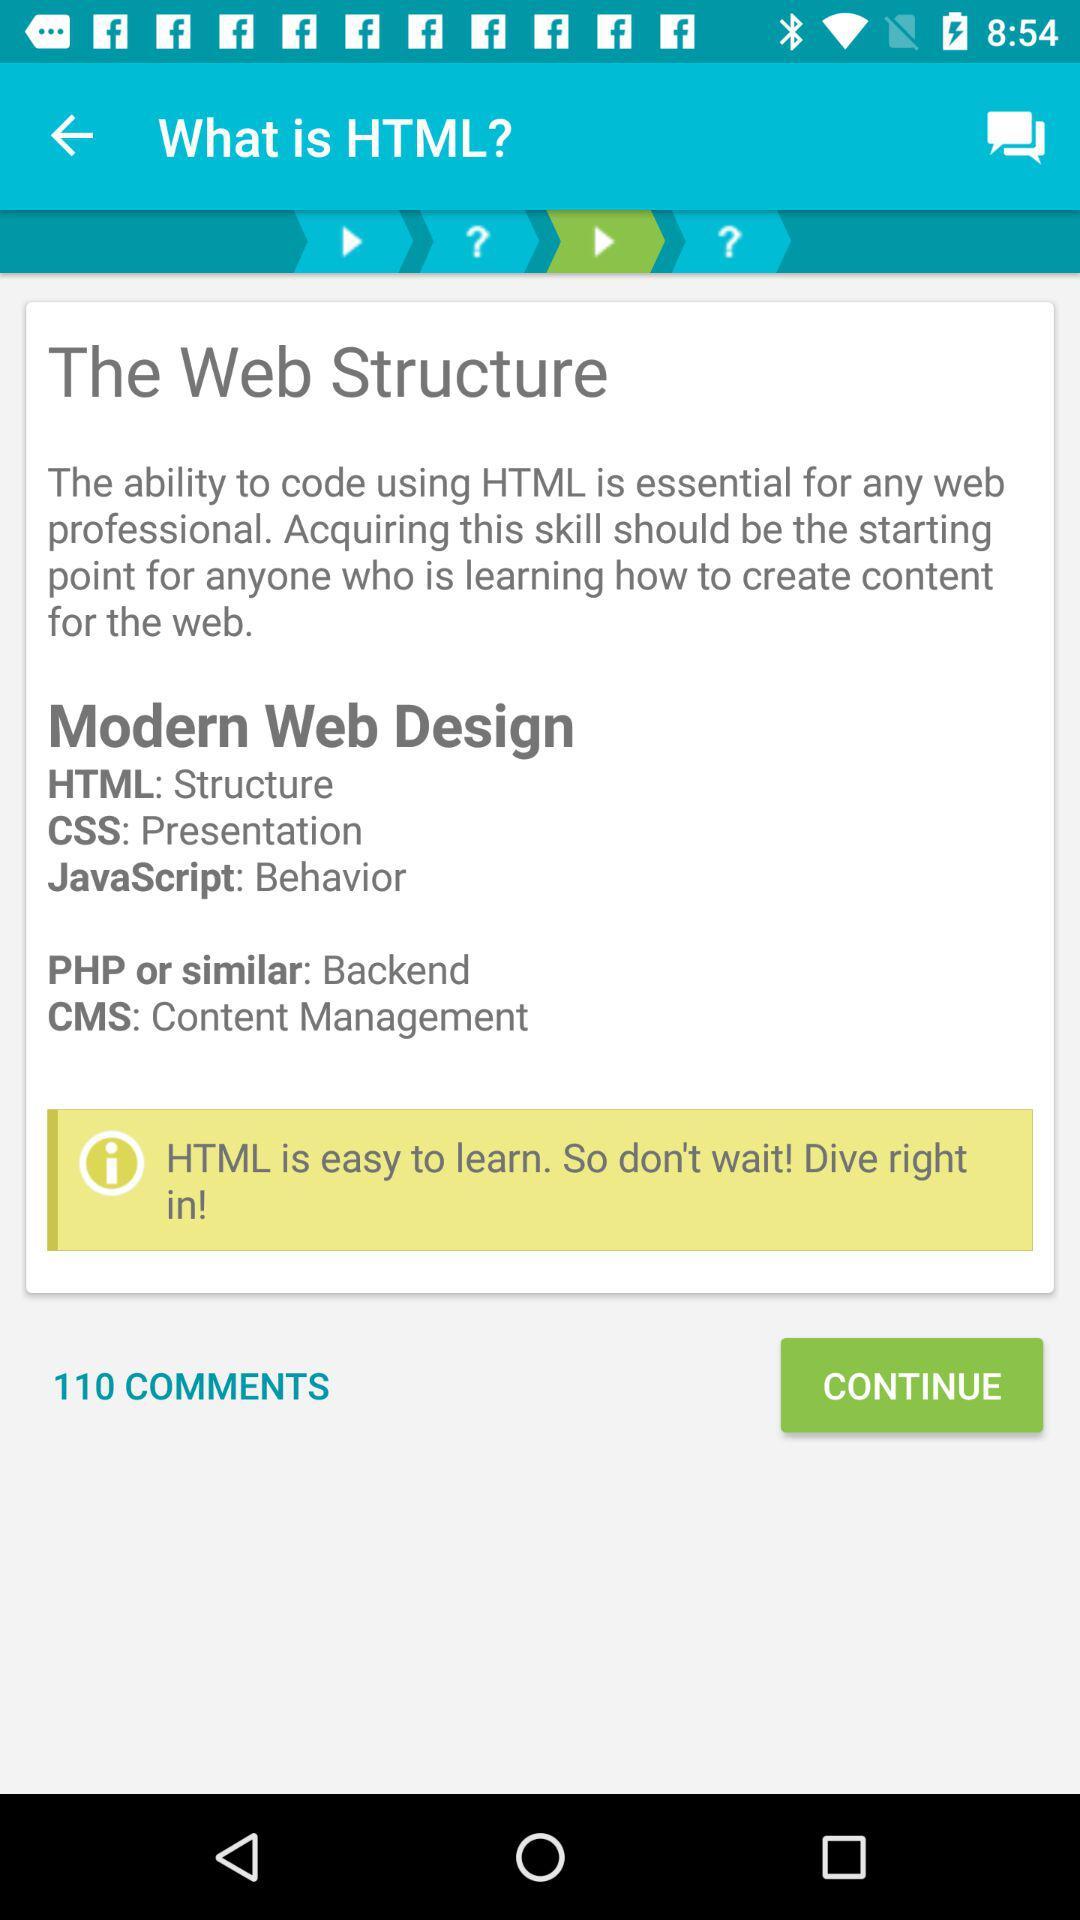 The height and width of the screenshot is (1920, 1080). Describe the element at coordinates (540, 705) in the screenshot. I see `the web structure item` at that location.